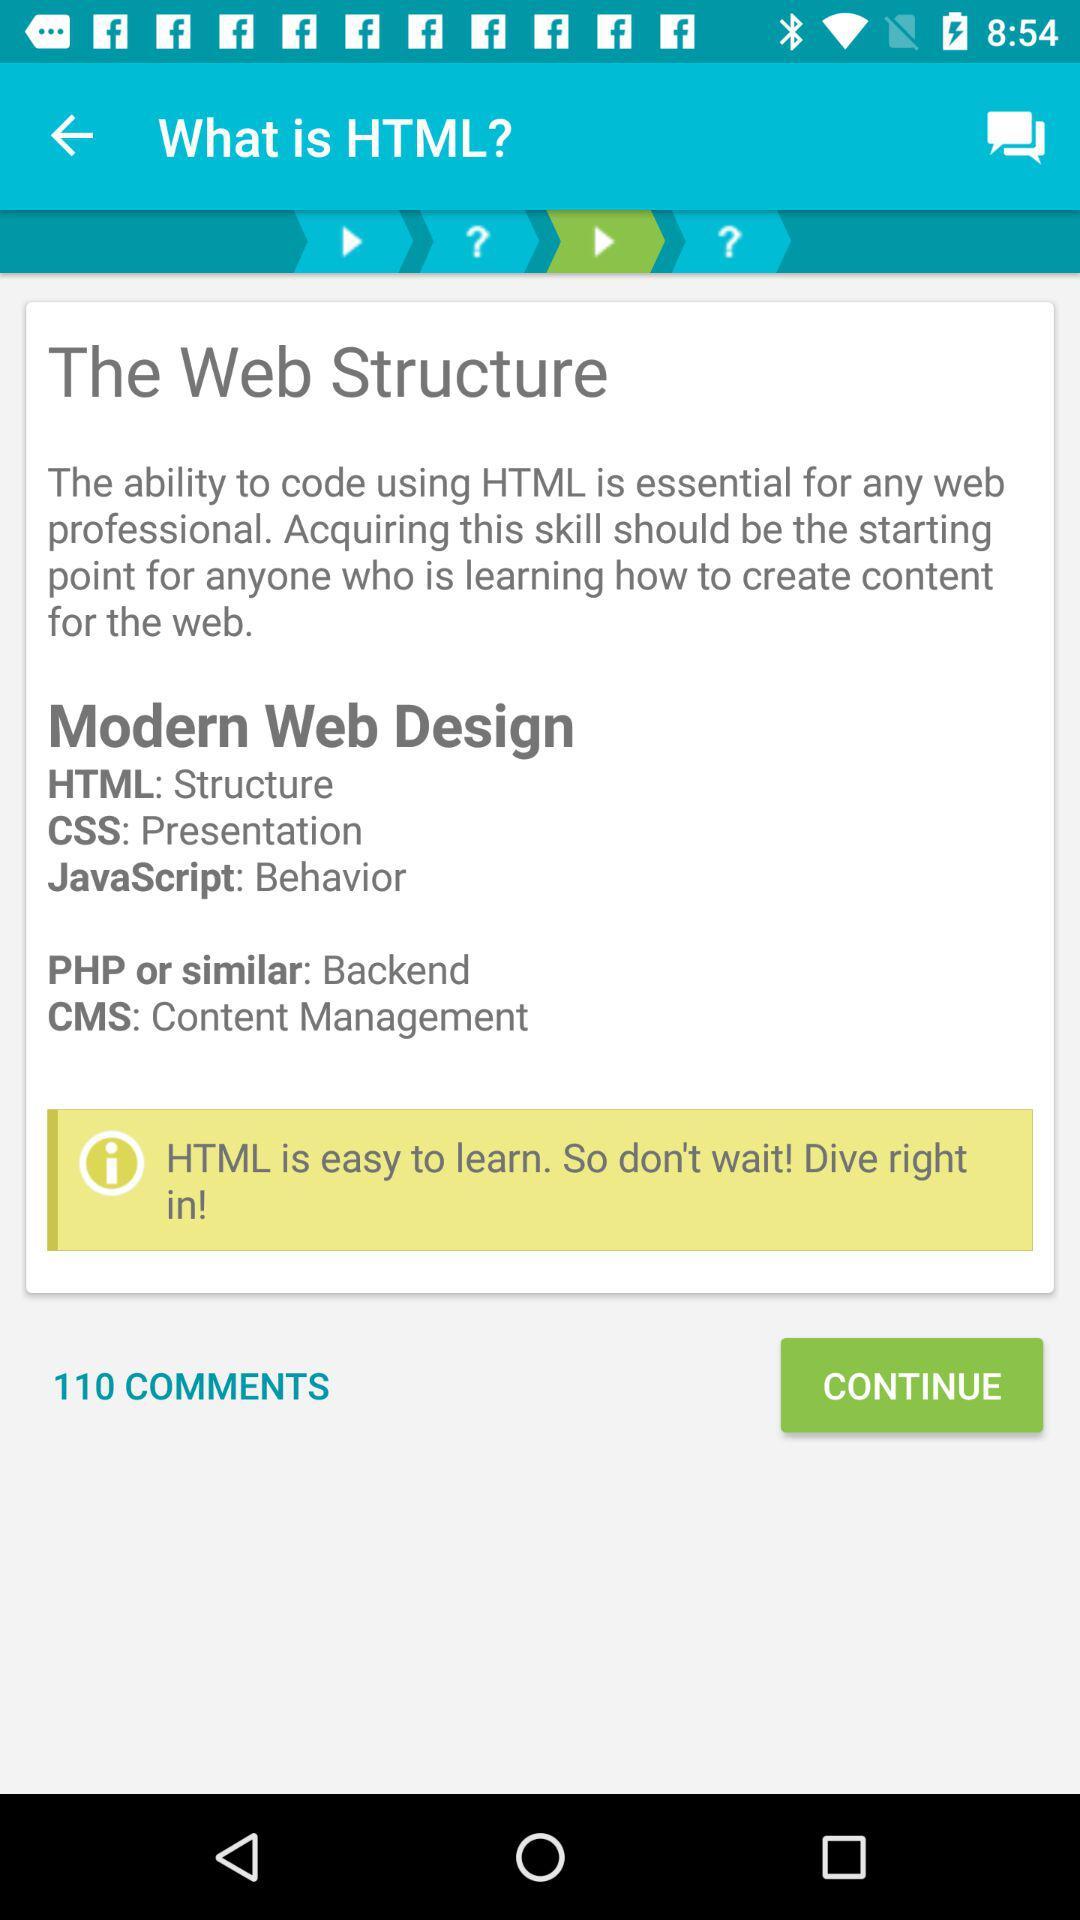 The height and width of the screenshot is (1920, 1080). Describe the element at coordinates (540, 705) in the screenshot. I see `the web structure item` at that location.